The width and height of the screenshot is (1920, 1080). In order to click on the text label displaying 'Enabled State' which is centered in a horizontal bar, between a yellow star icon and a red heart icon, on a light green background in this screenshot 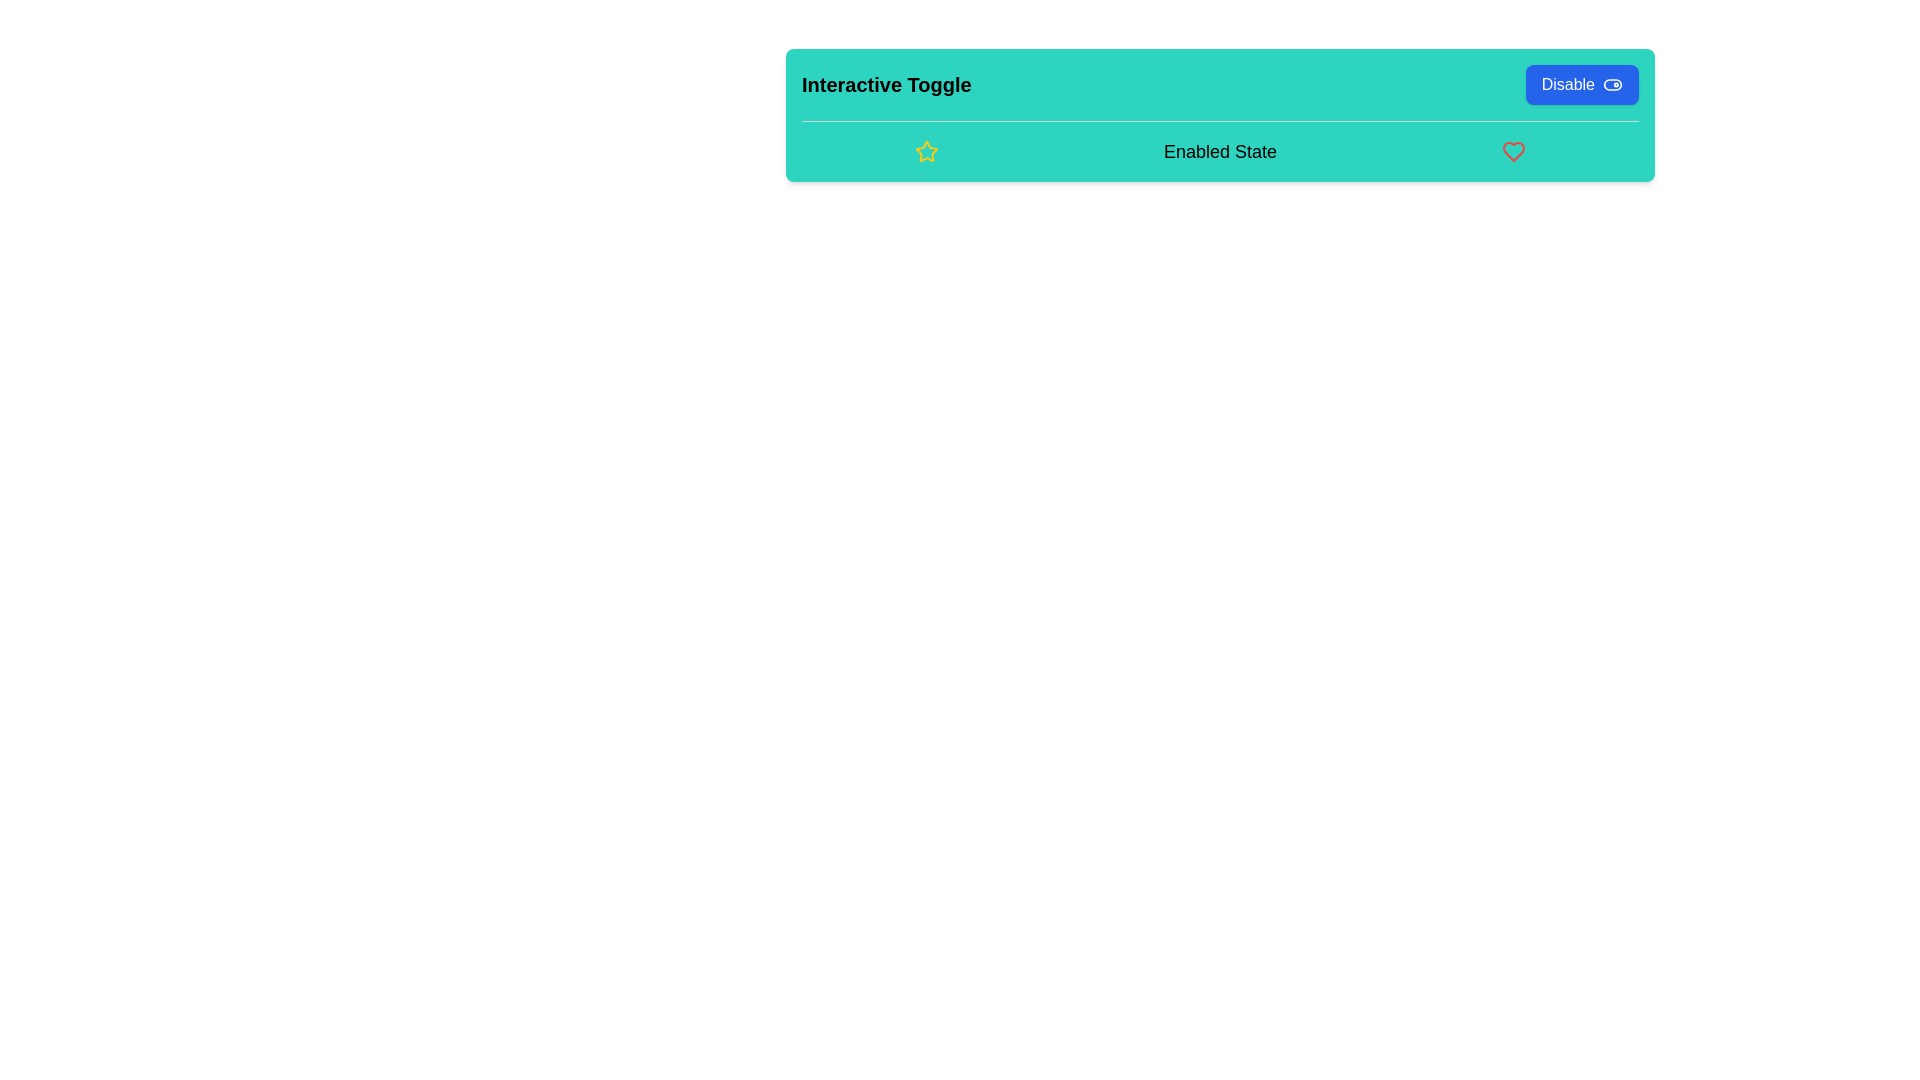, I will do `click(1219, 150)`.